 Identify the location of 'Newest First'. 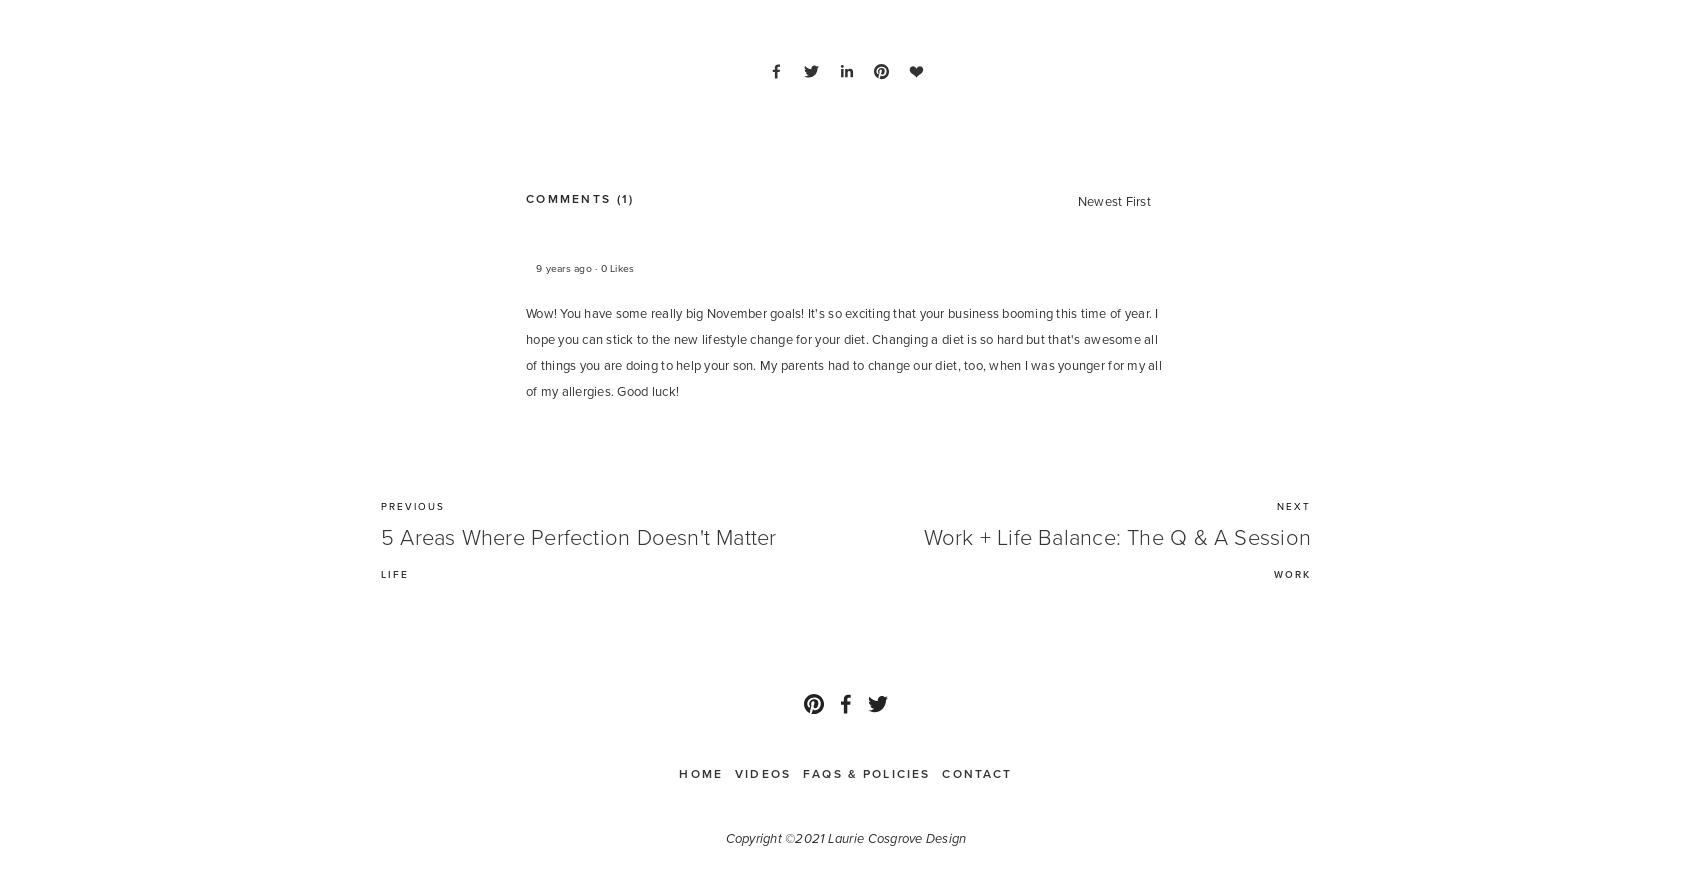
(1114, 201).